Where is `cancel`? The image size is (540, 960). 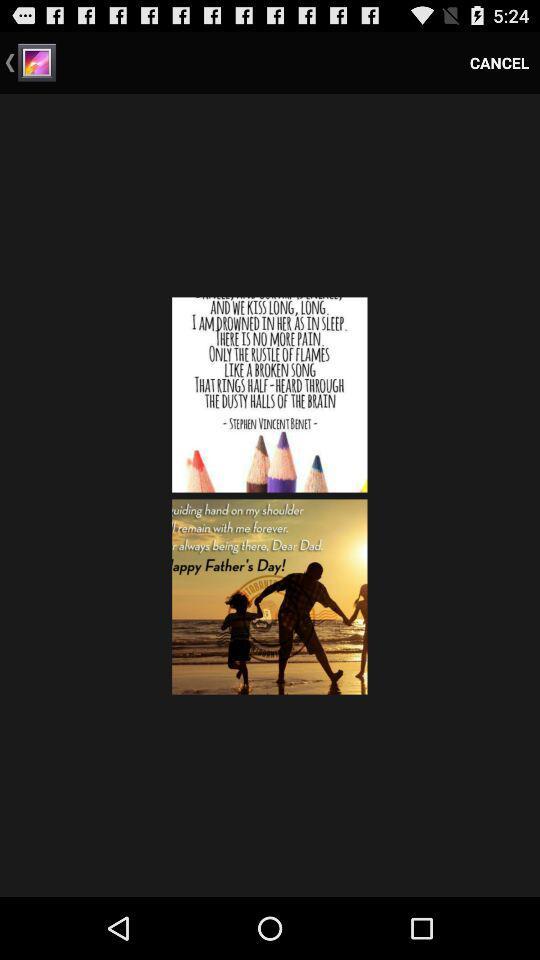
cancel is located at coordinates (498, 62).